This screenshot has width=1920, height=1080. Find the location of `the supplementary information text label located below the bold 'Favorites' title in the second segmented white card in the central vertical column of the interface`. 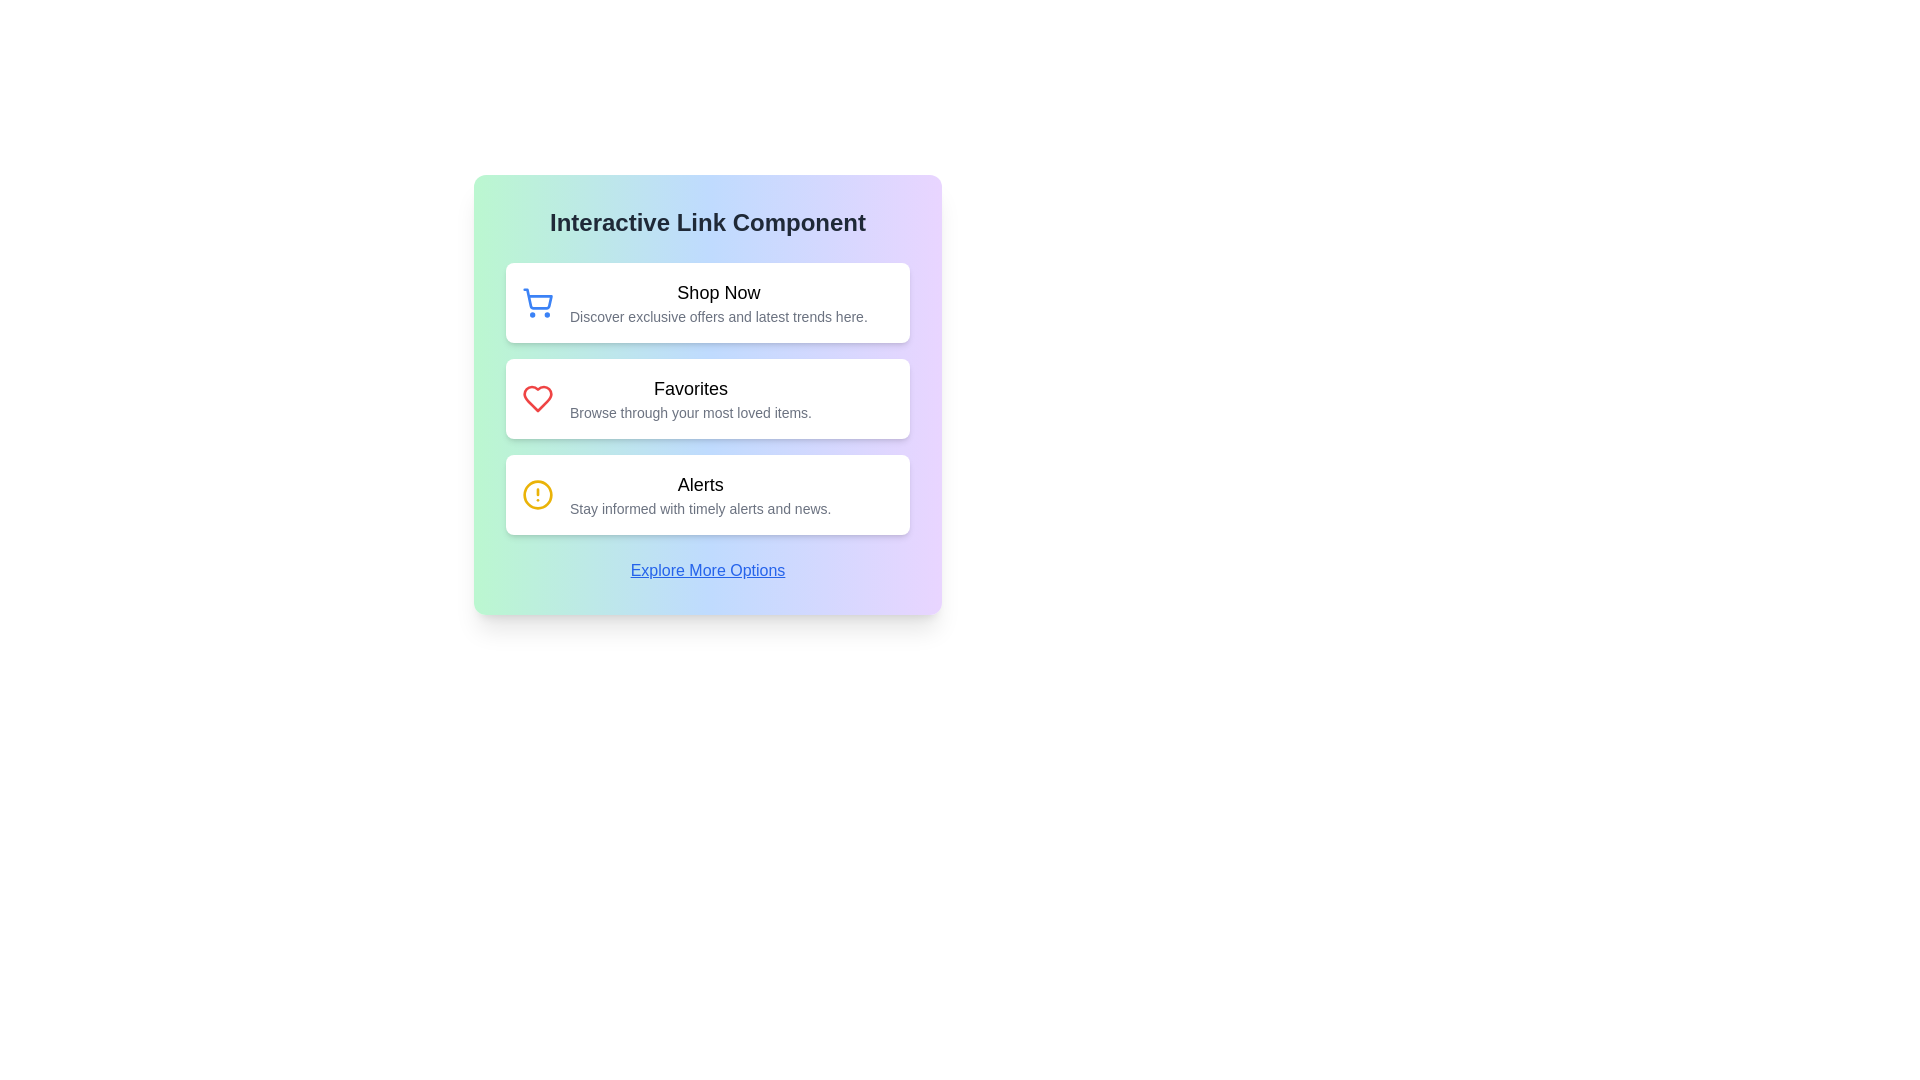

the supplementary information text label located below the bold 'Favorites' title in the second segmented white card in the central vertical column of the interface is located at coordinates (691, 411).